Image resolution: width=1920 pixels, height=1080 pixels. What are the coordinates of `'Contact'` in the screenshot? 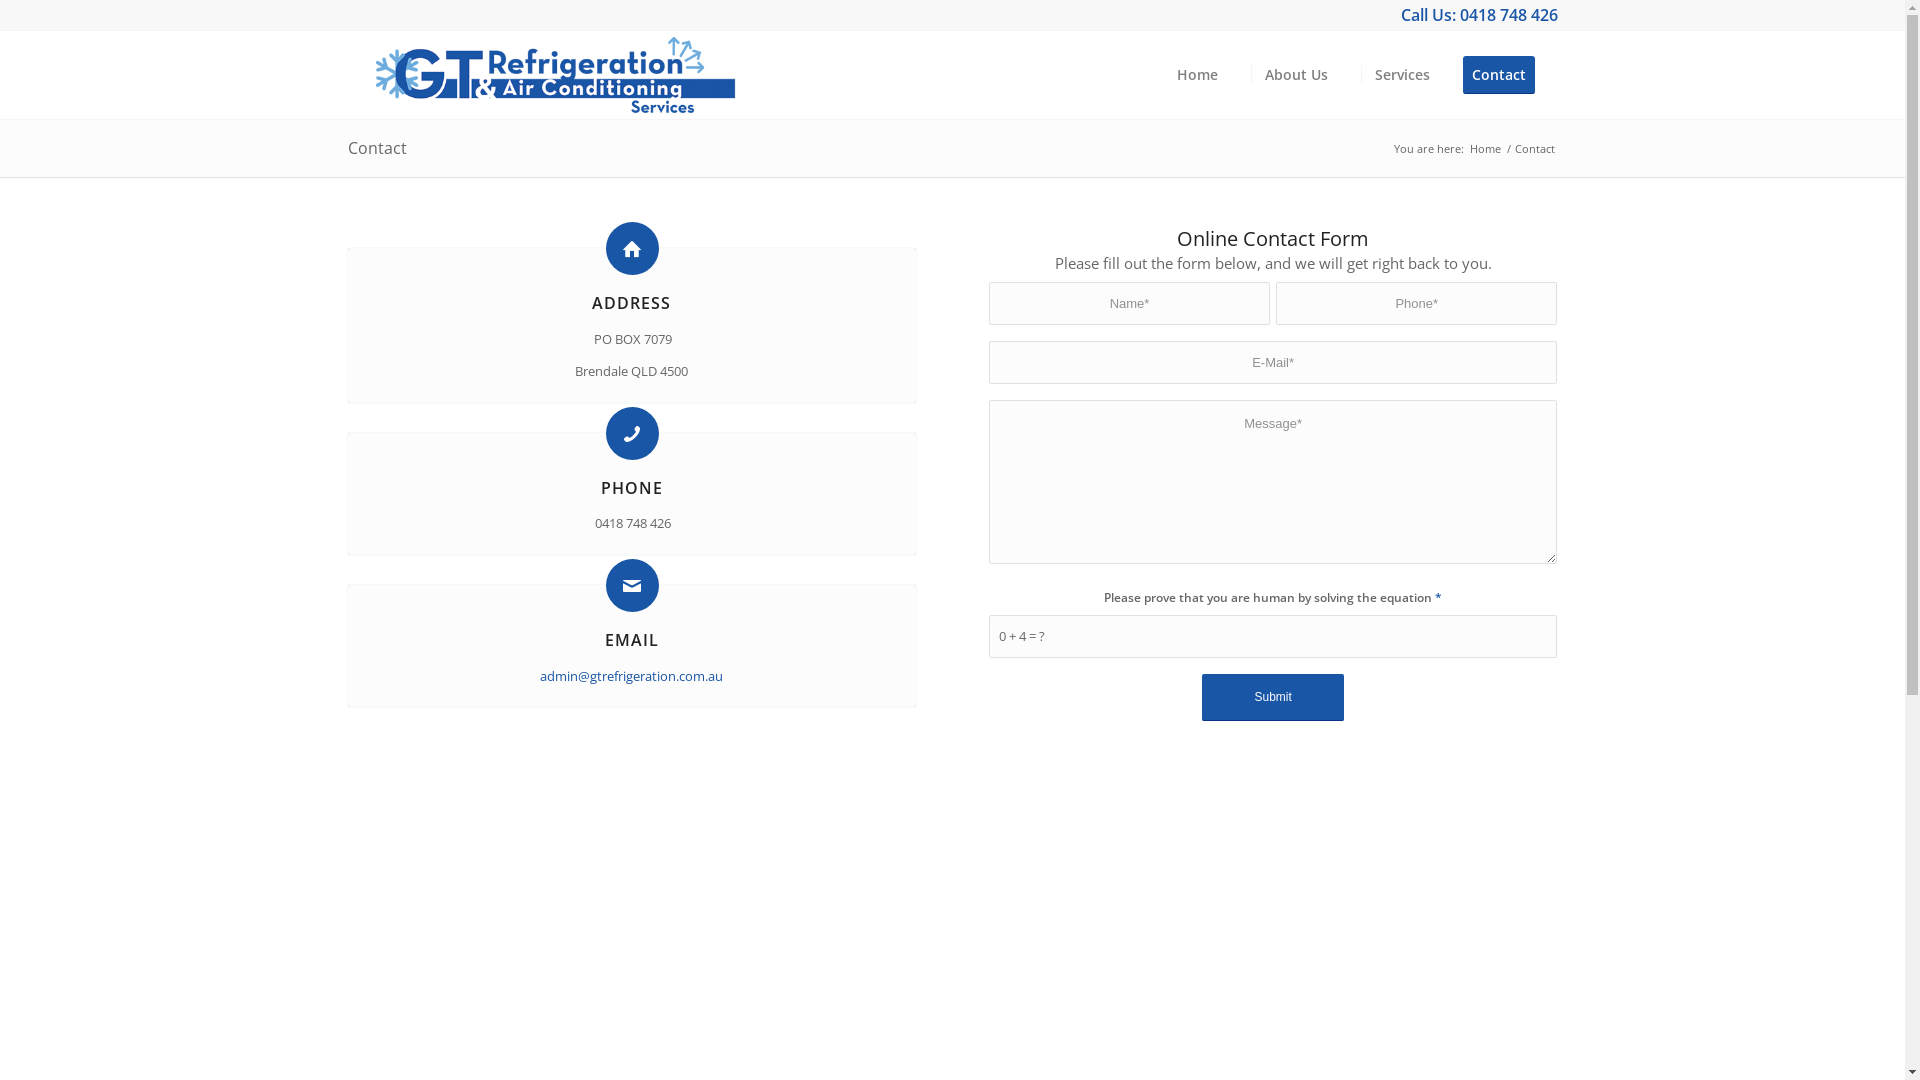 It's located at (1504, 73).